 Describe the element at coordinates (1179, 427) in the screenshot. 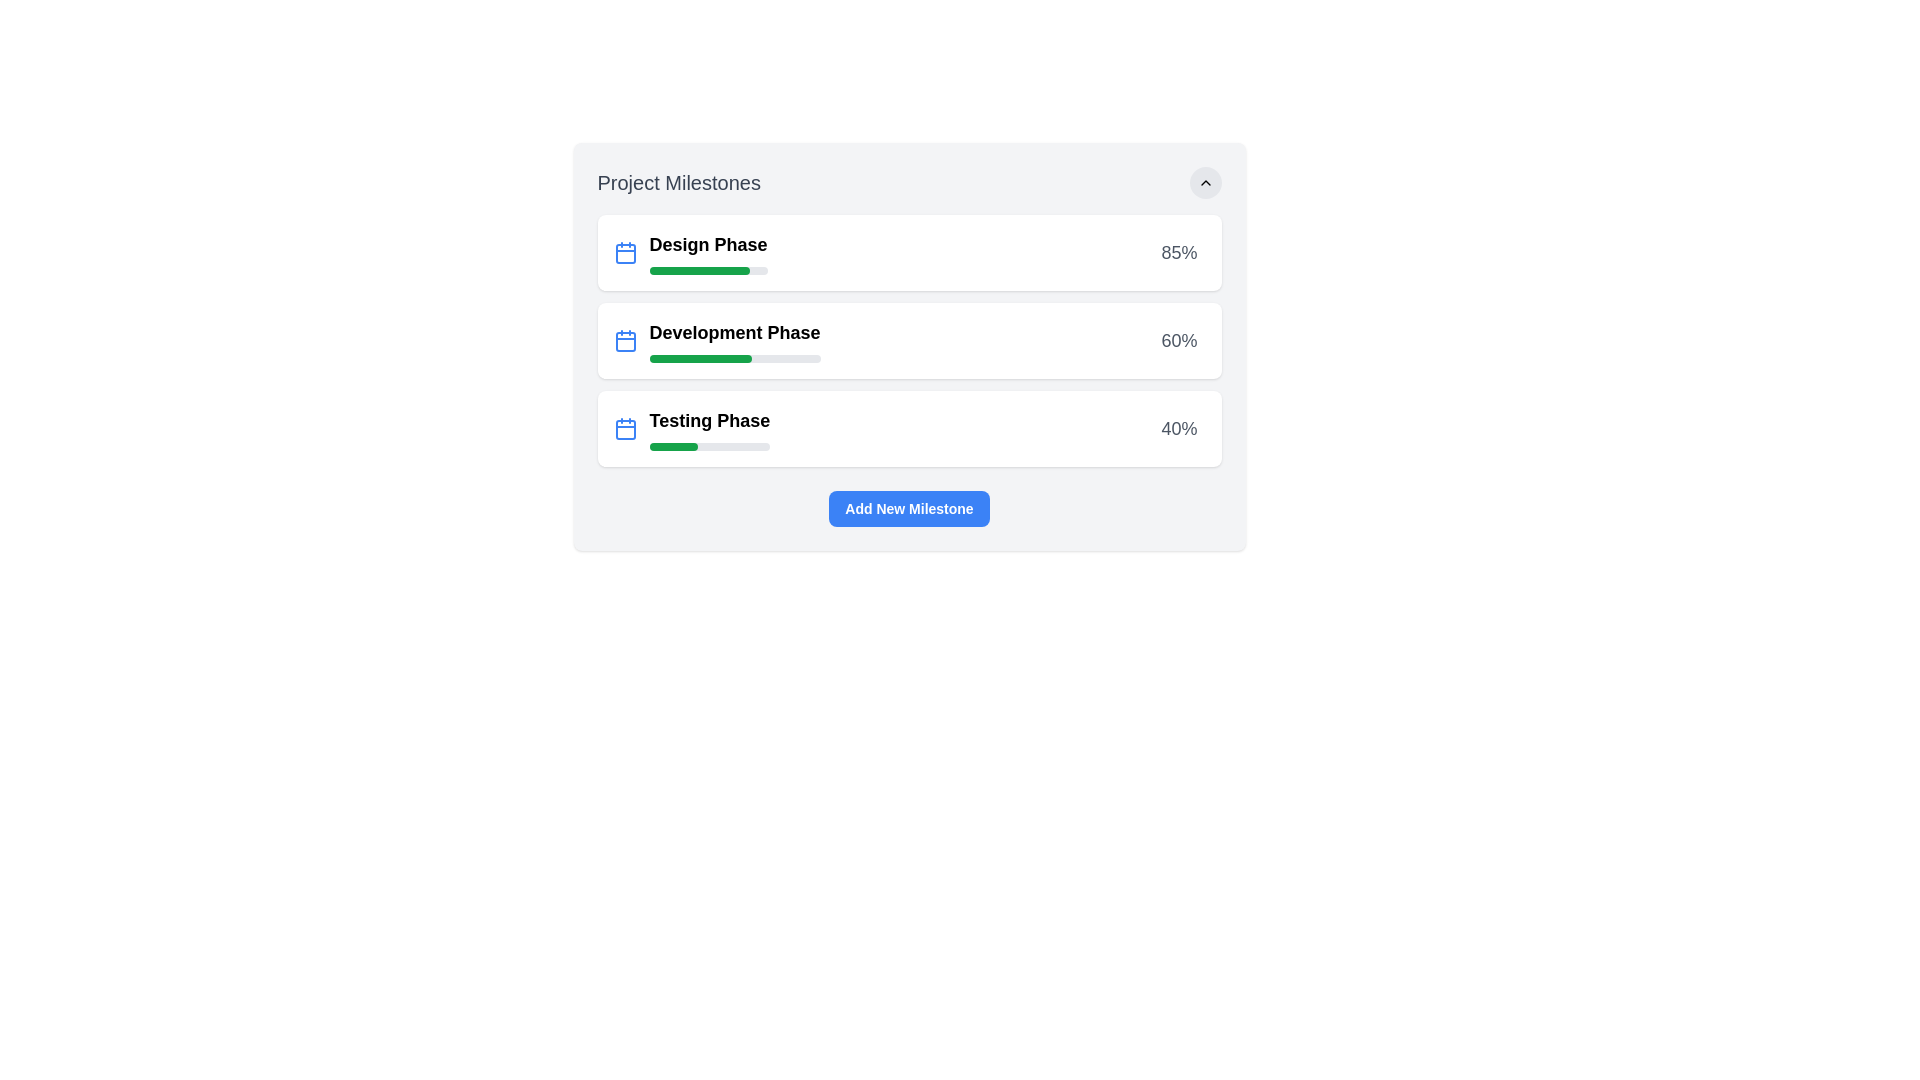

I see `the text label displaying '40%' in gray color, located at the upper-right corner of the 'Testing Phase' progress bar card` at that location.